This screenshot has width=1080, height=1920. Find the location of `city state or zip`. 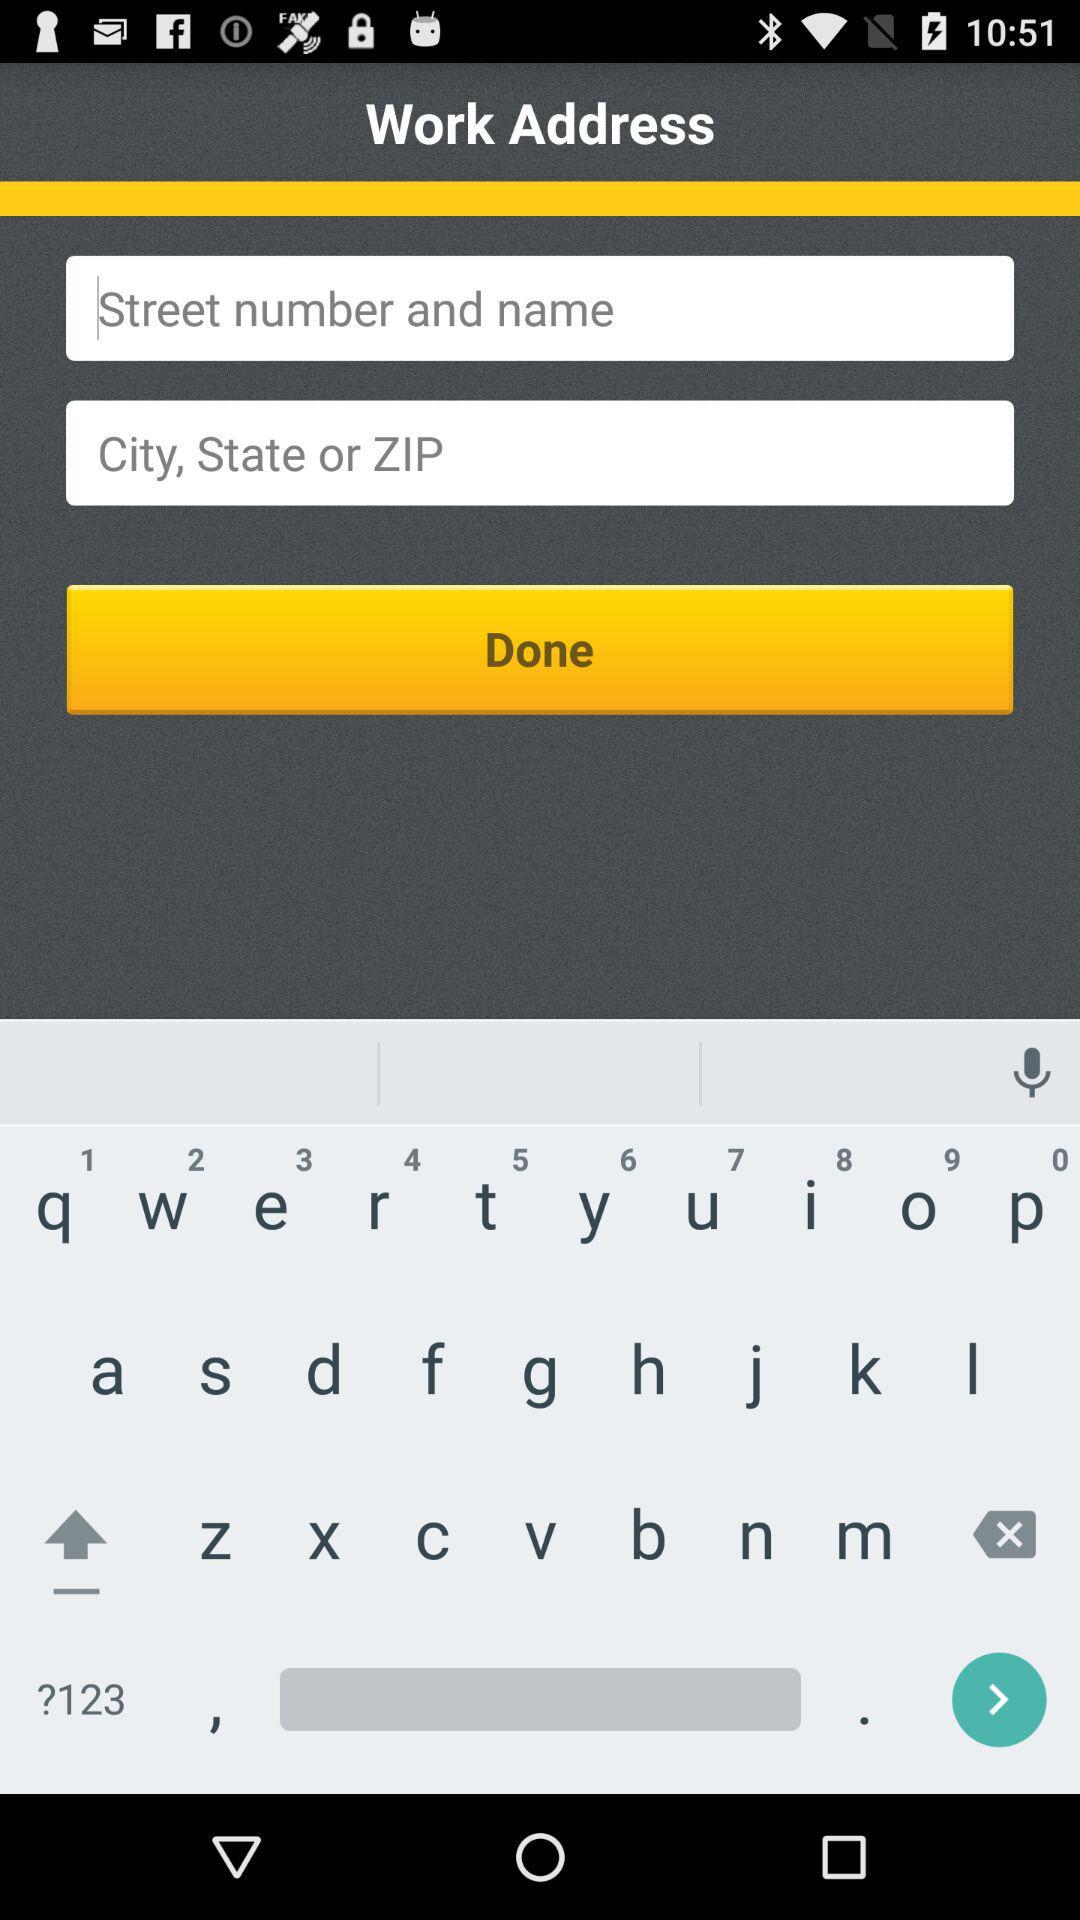

city state or zip is located at coordinates (540, 451).